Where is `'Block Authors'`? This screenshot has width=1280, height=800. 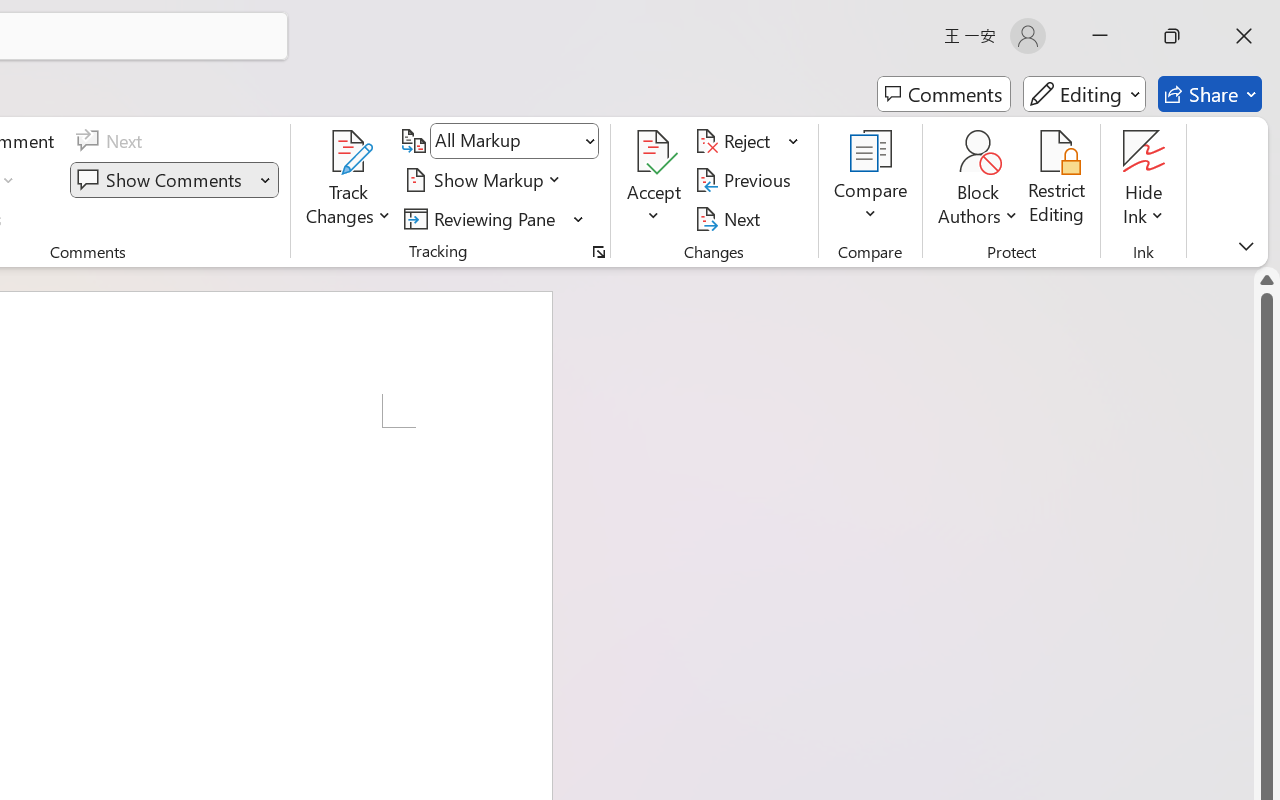 'Block Authors' is located at coordinates (977, 151).